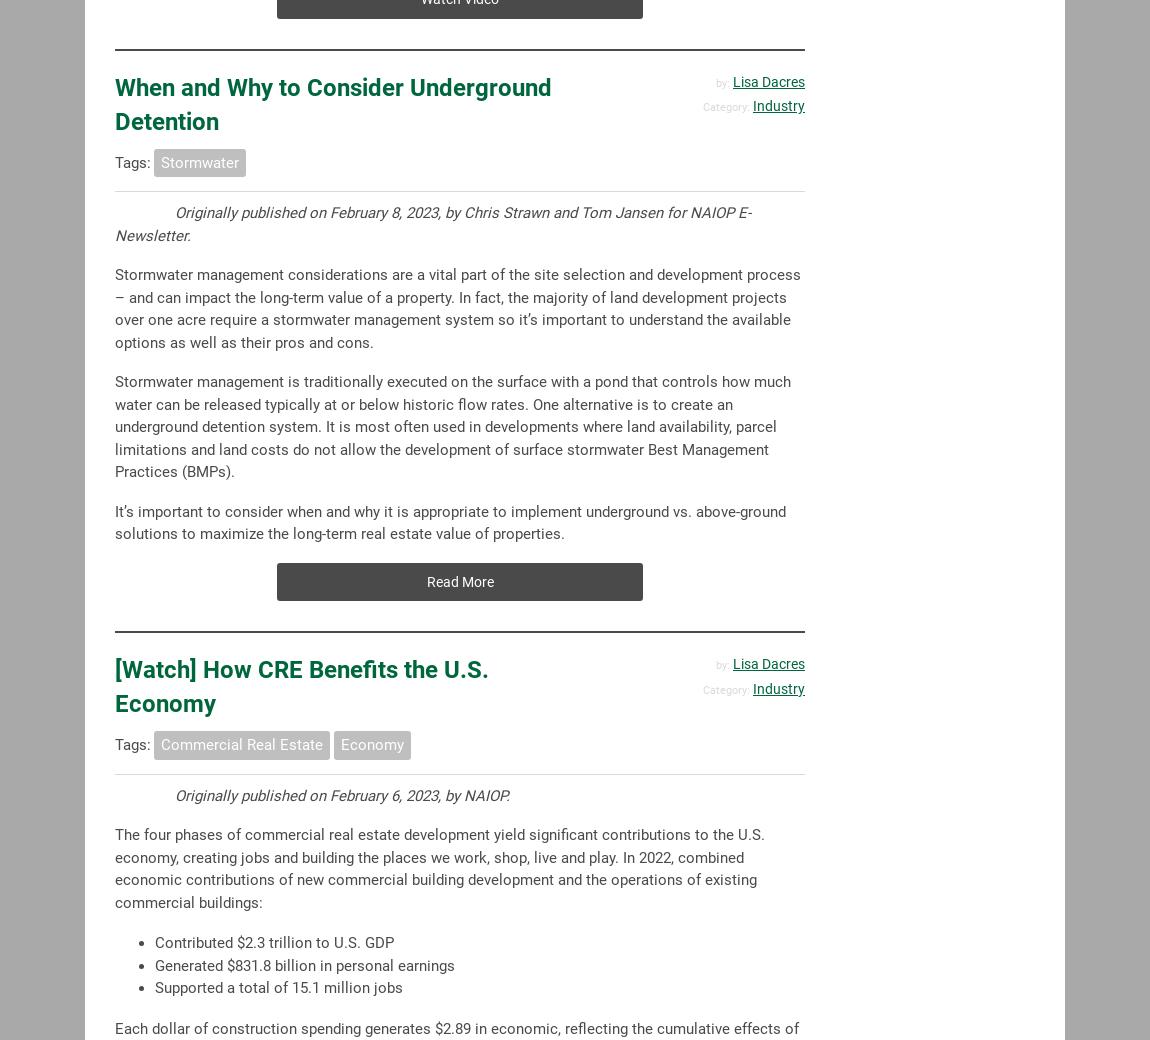 The height and width of the screenshot is (1040, 1150). I want to click on 'Stormwater', so click(198, 162).